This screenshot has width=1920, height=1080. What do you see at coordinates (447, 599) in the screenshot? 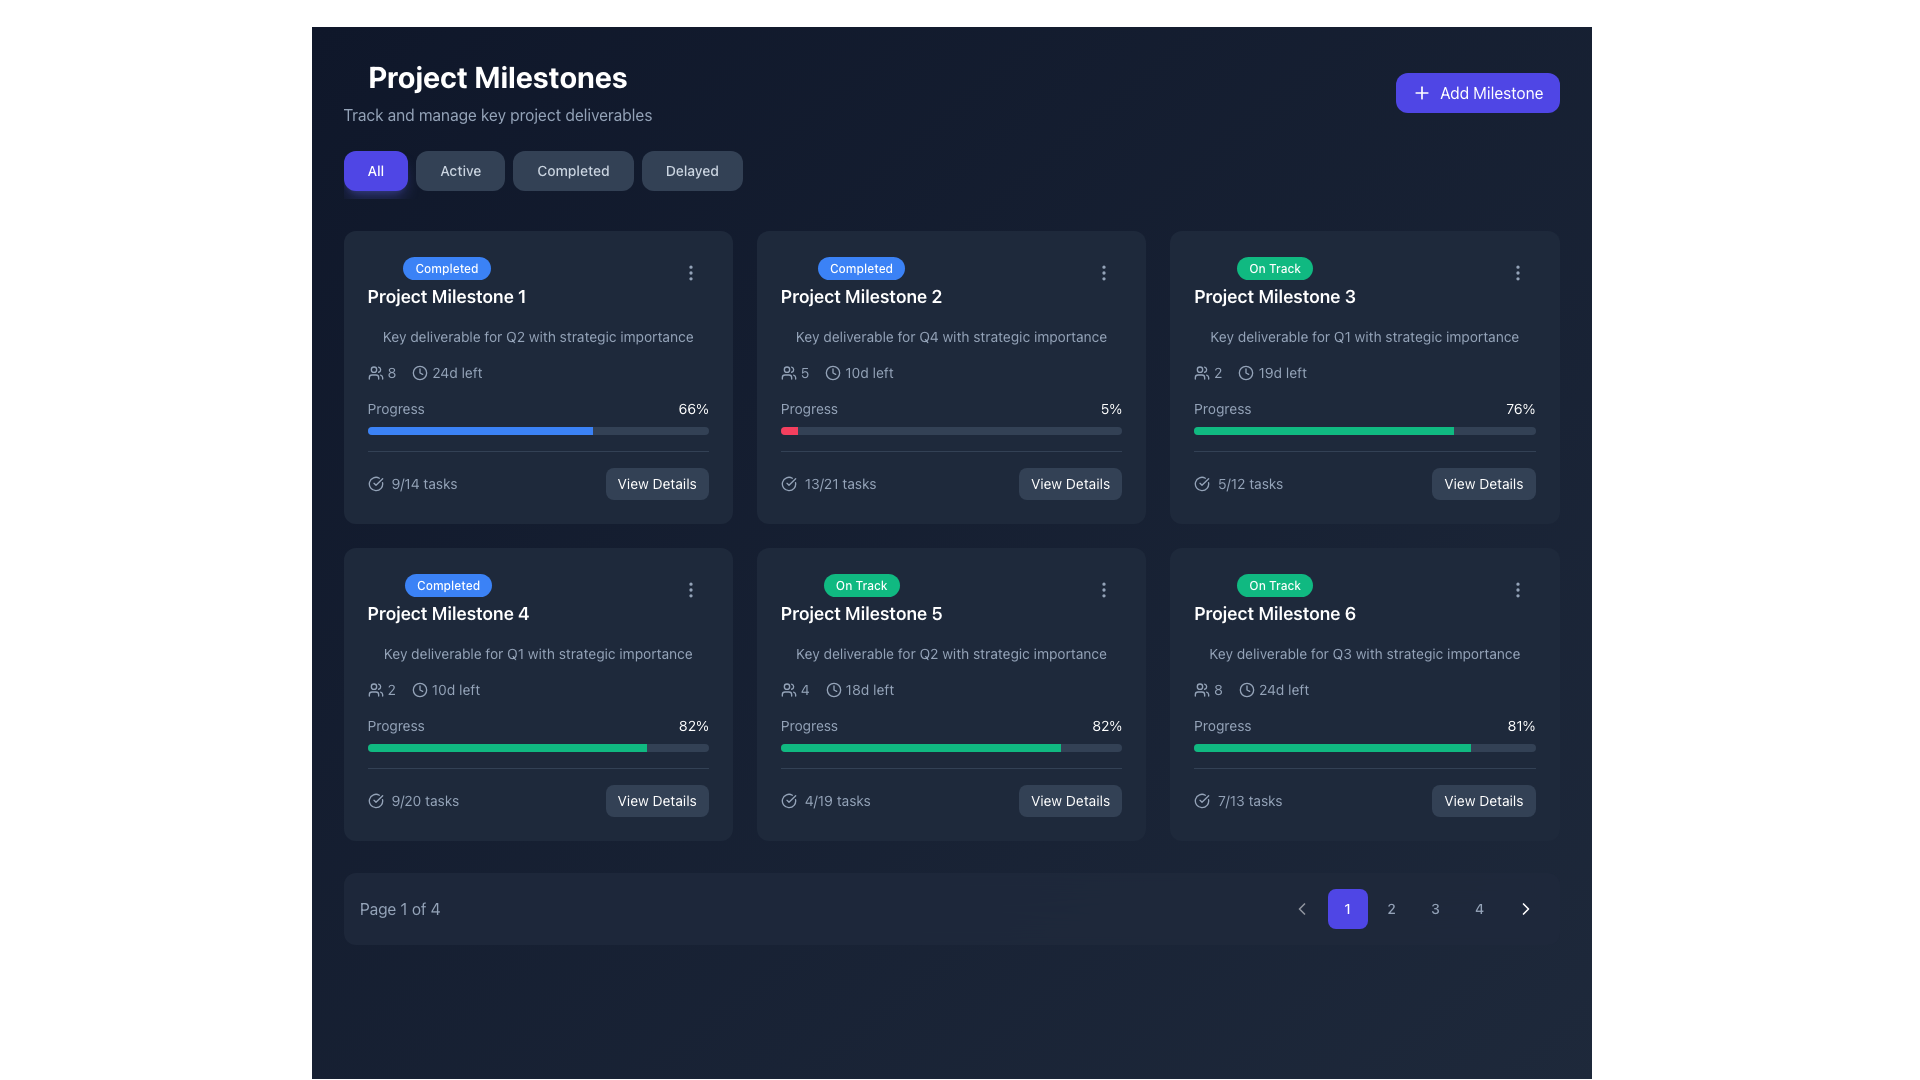
I see `the blue, rounded rectangle button labeled 'Completed' which is directly above the title 'Project Milestone 4'` at bounding box center [447, 599].